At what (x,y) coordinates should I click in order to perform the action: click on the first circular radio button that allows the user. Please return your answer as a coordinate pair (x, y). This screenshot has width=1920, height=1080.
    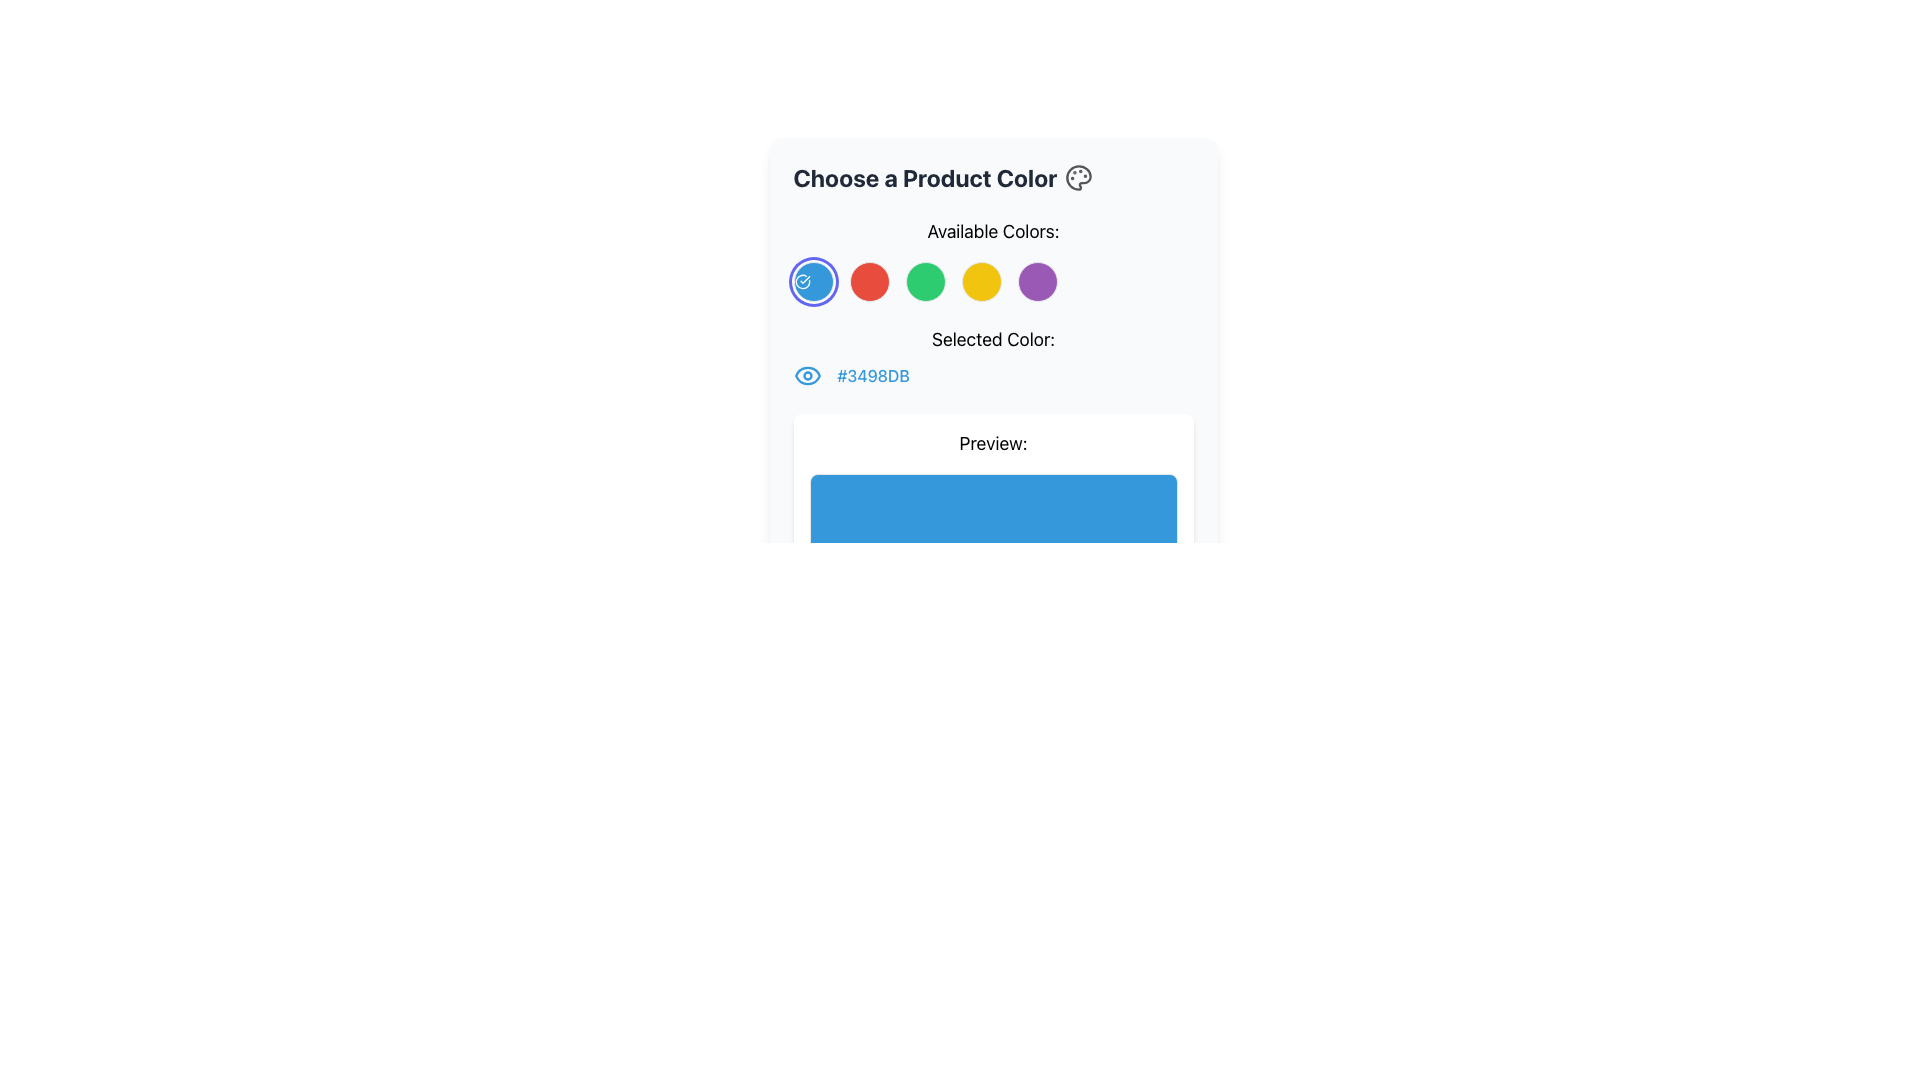
    Looking at the image, I should click on (813, 281).